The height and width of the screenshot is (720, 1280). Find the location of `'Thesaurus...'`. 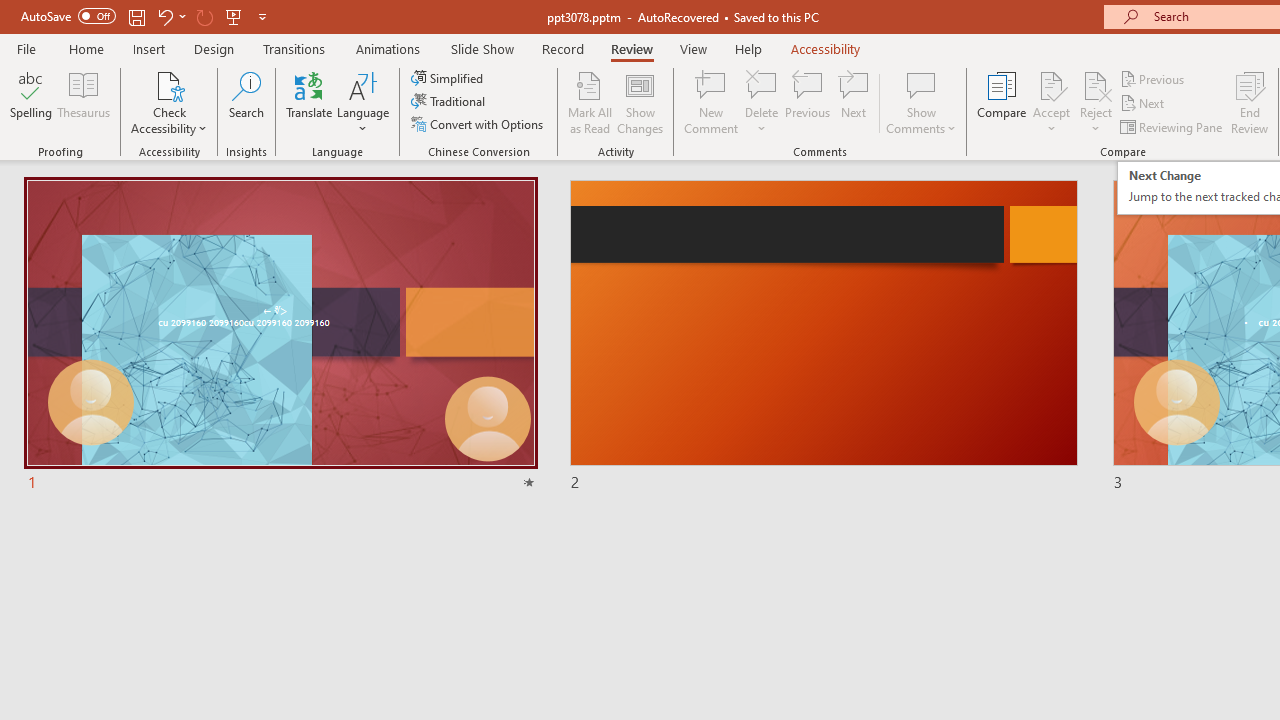

'Thesaurus...' is located at coordinates (82, 103).